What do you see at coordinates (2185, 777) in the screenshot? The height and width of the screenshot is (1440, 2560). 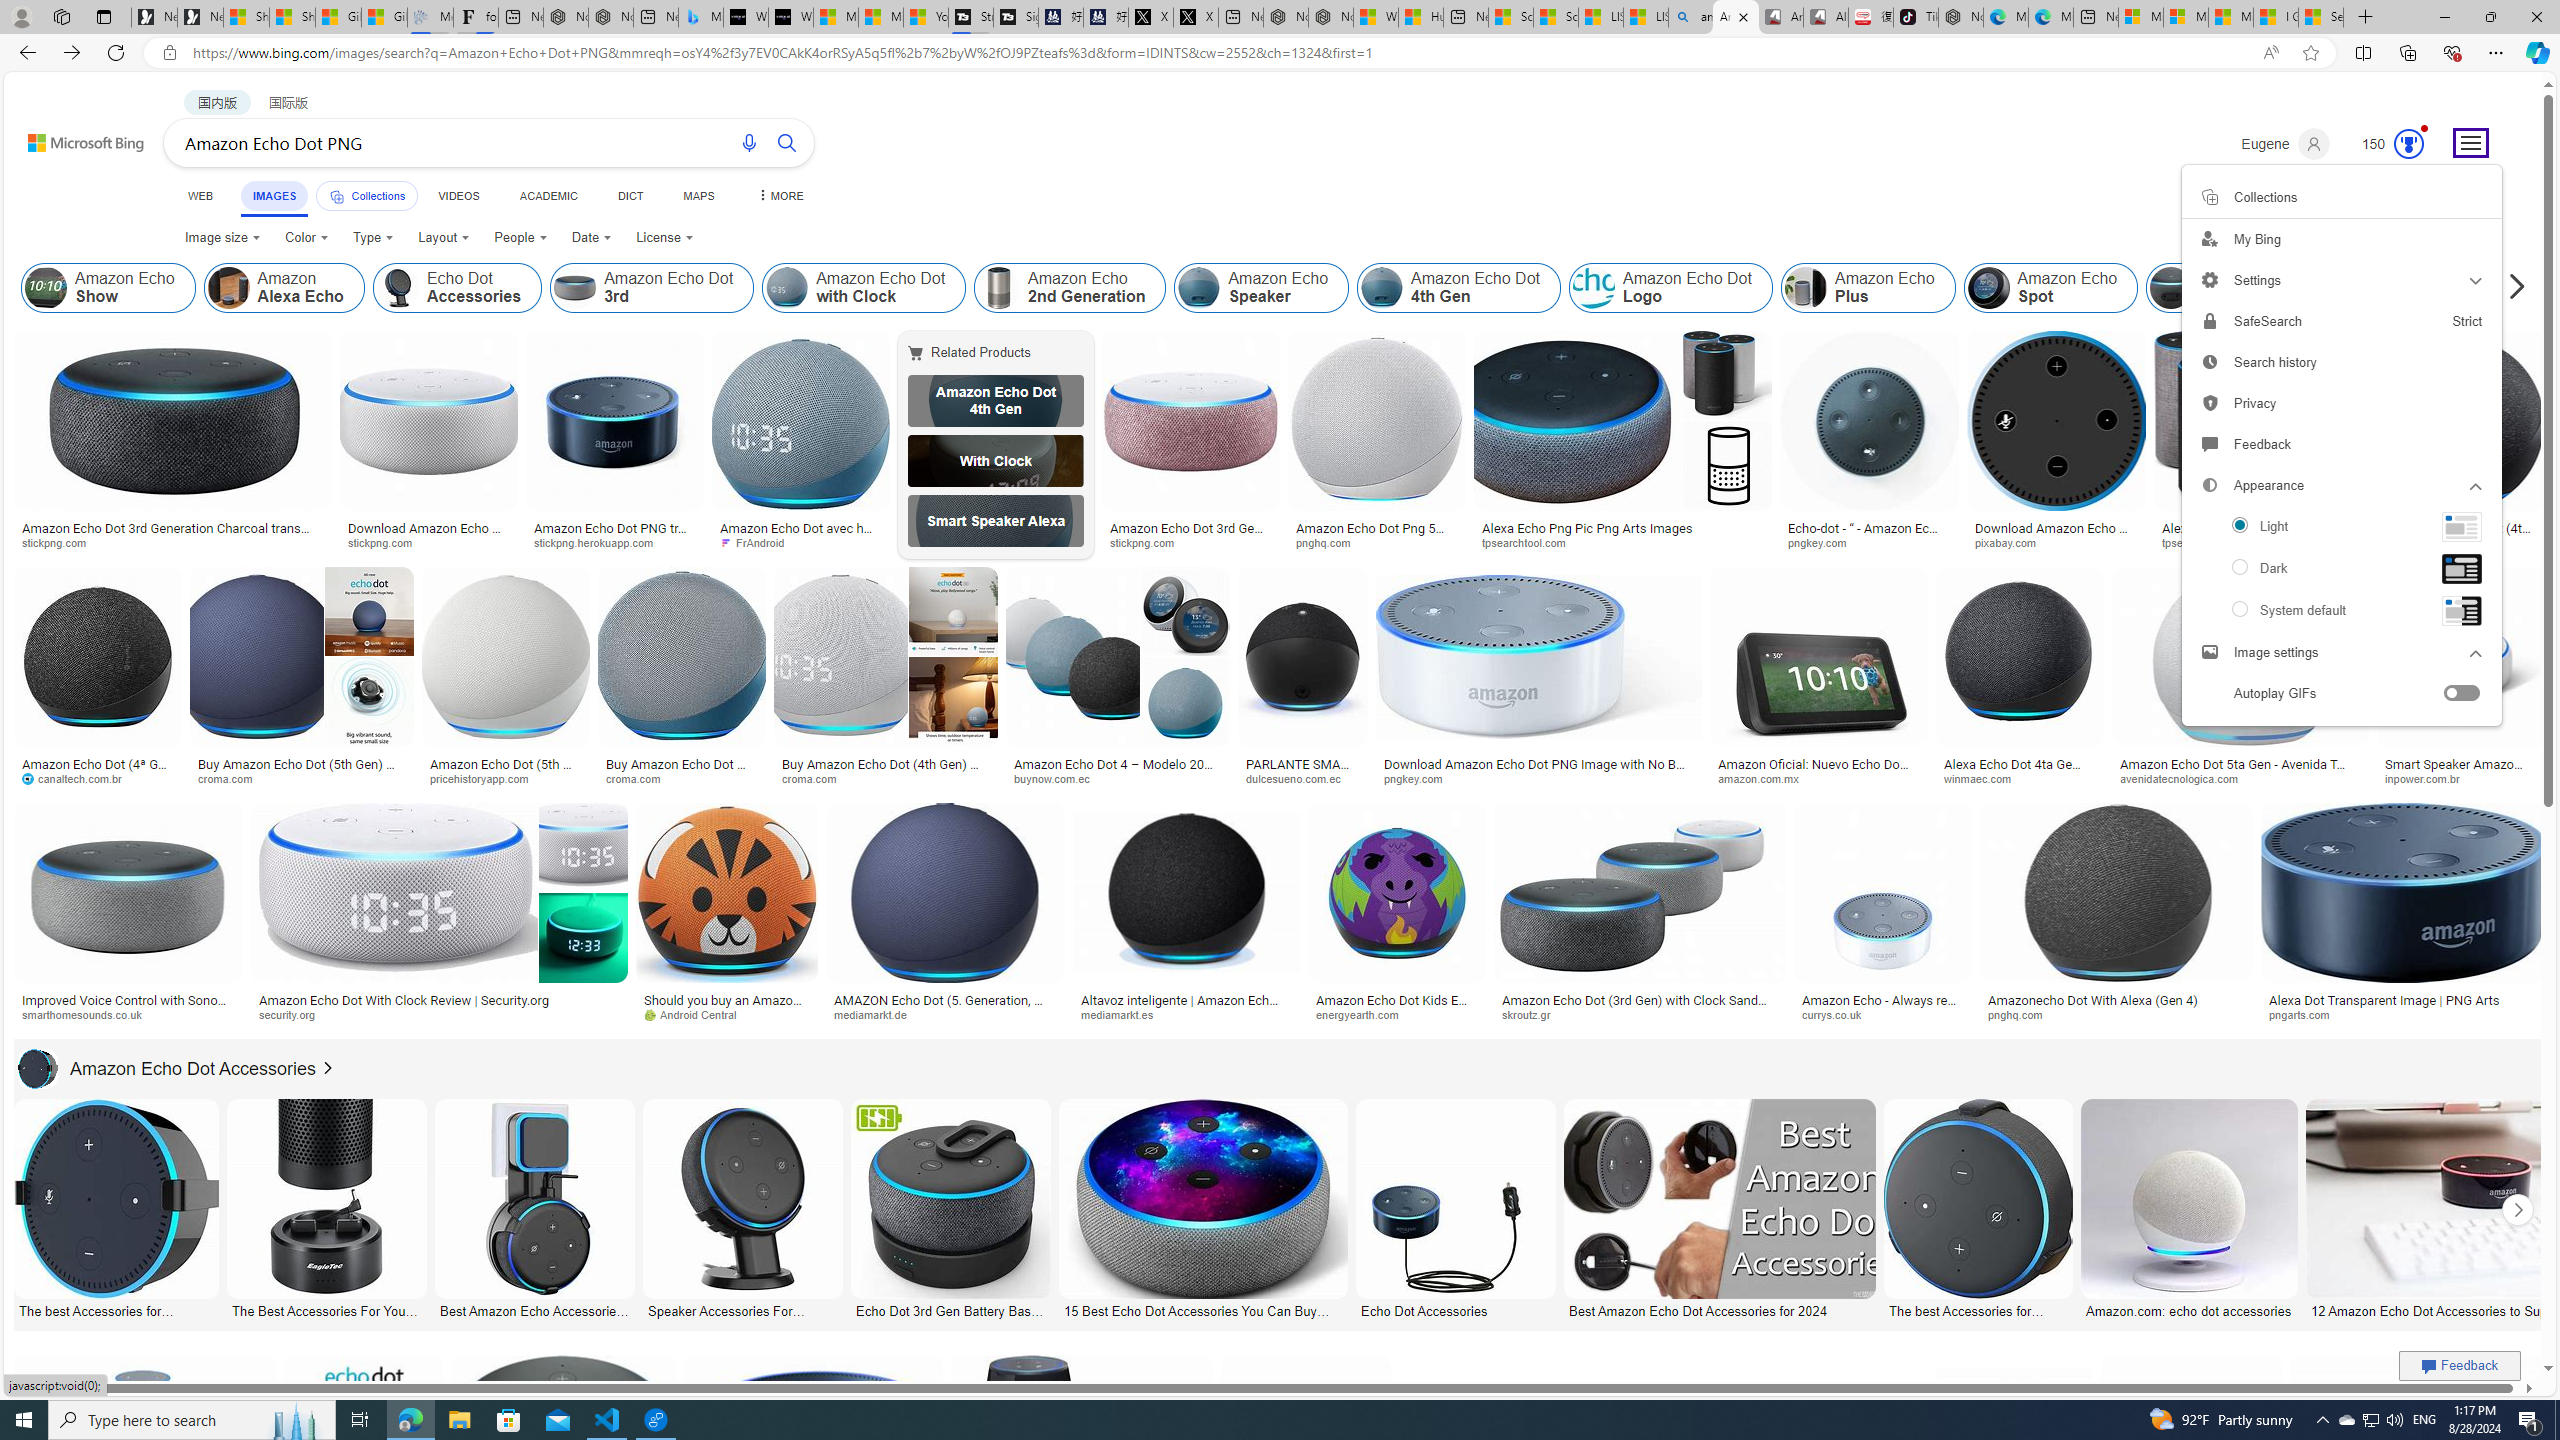 I see `'avenidatecnologica.com'` at bounding box center [2185, 777].